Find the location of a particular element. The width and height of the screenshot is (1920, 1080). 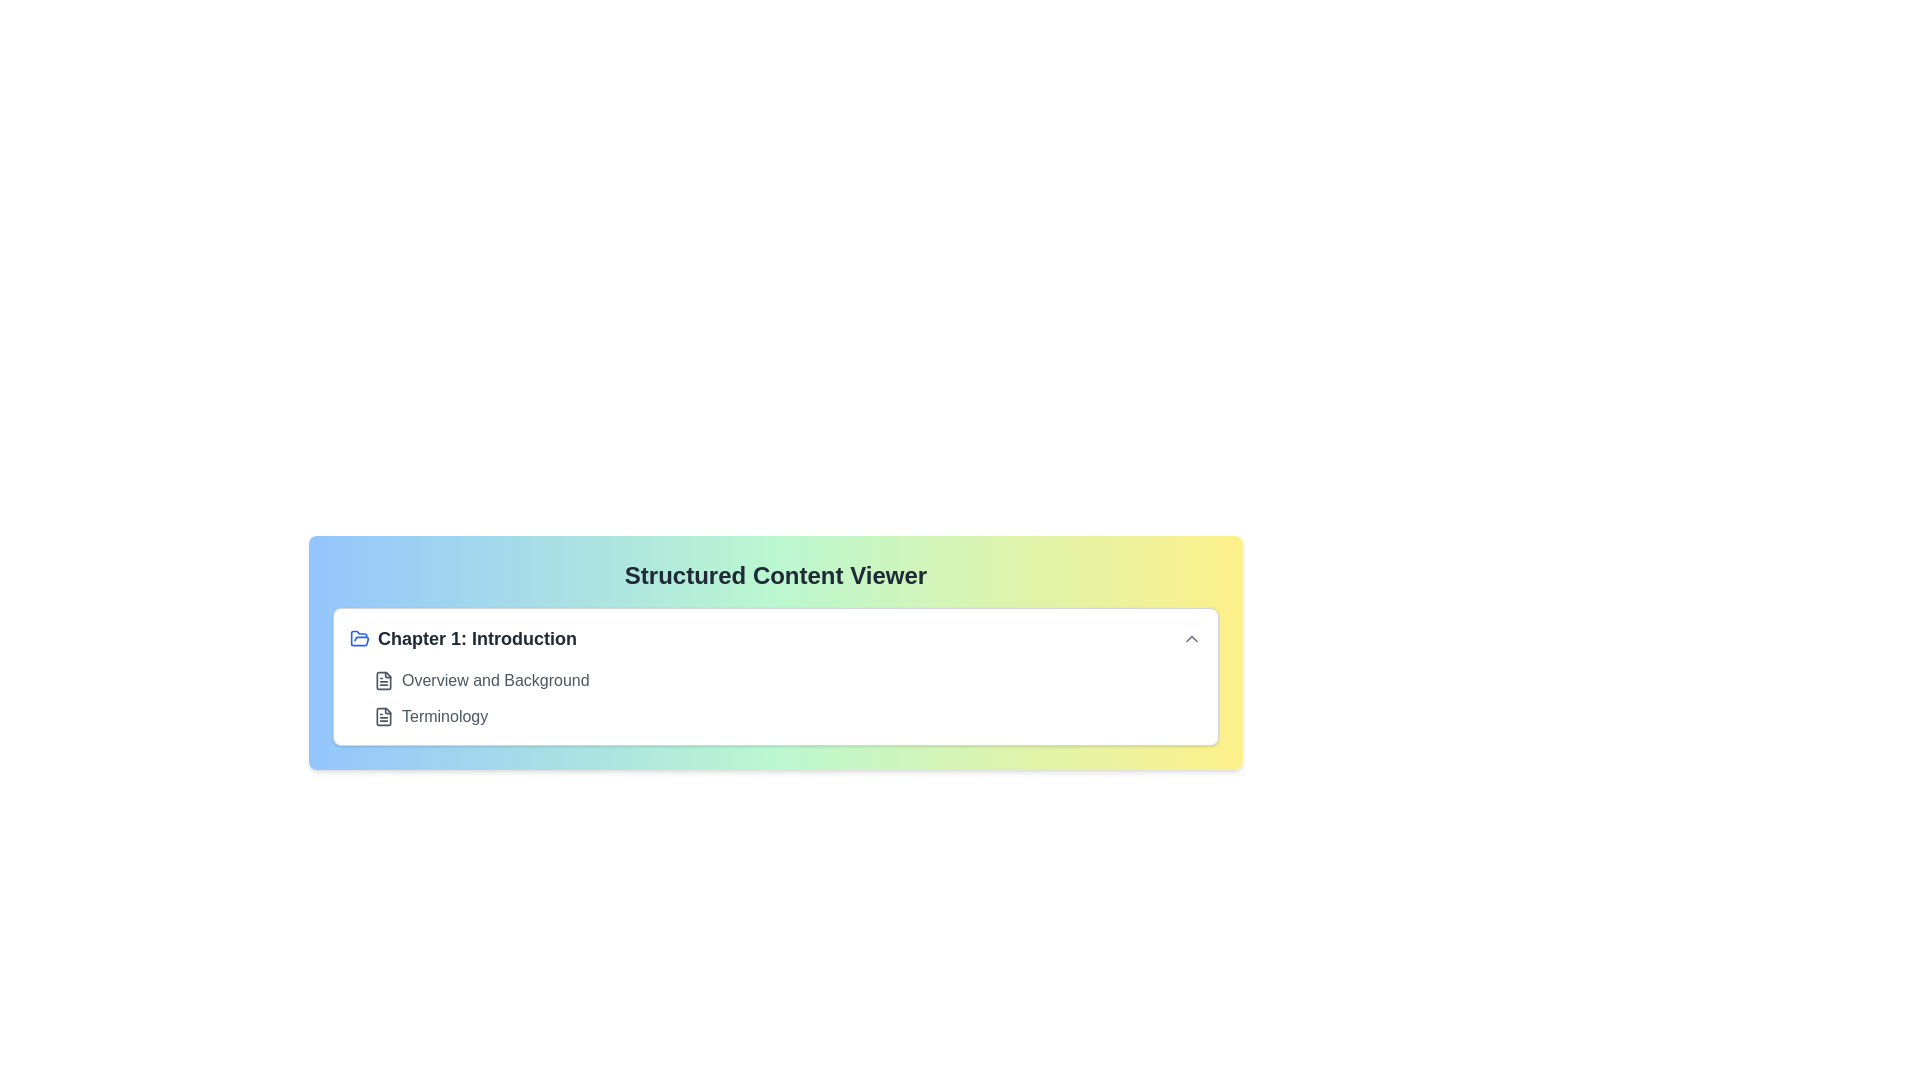

the upward-pointing chevron icon on the right-hand side of the 'Chapter 1: Introduction' section heading is located at coordinates (1191, 639).